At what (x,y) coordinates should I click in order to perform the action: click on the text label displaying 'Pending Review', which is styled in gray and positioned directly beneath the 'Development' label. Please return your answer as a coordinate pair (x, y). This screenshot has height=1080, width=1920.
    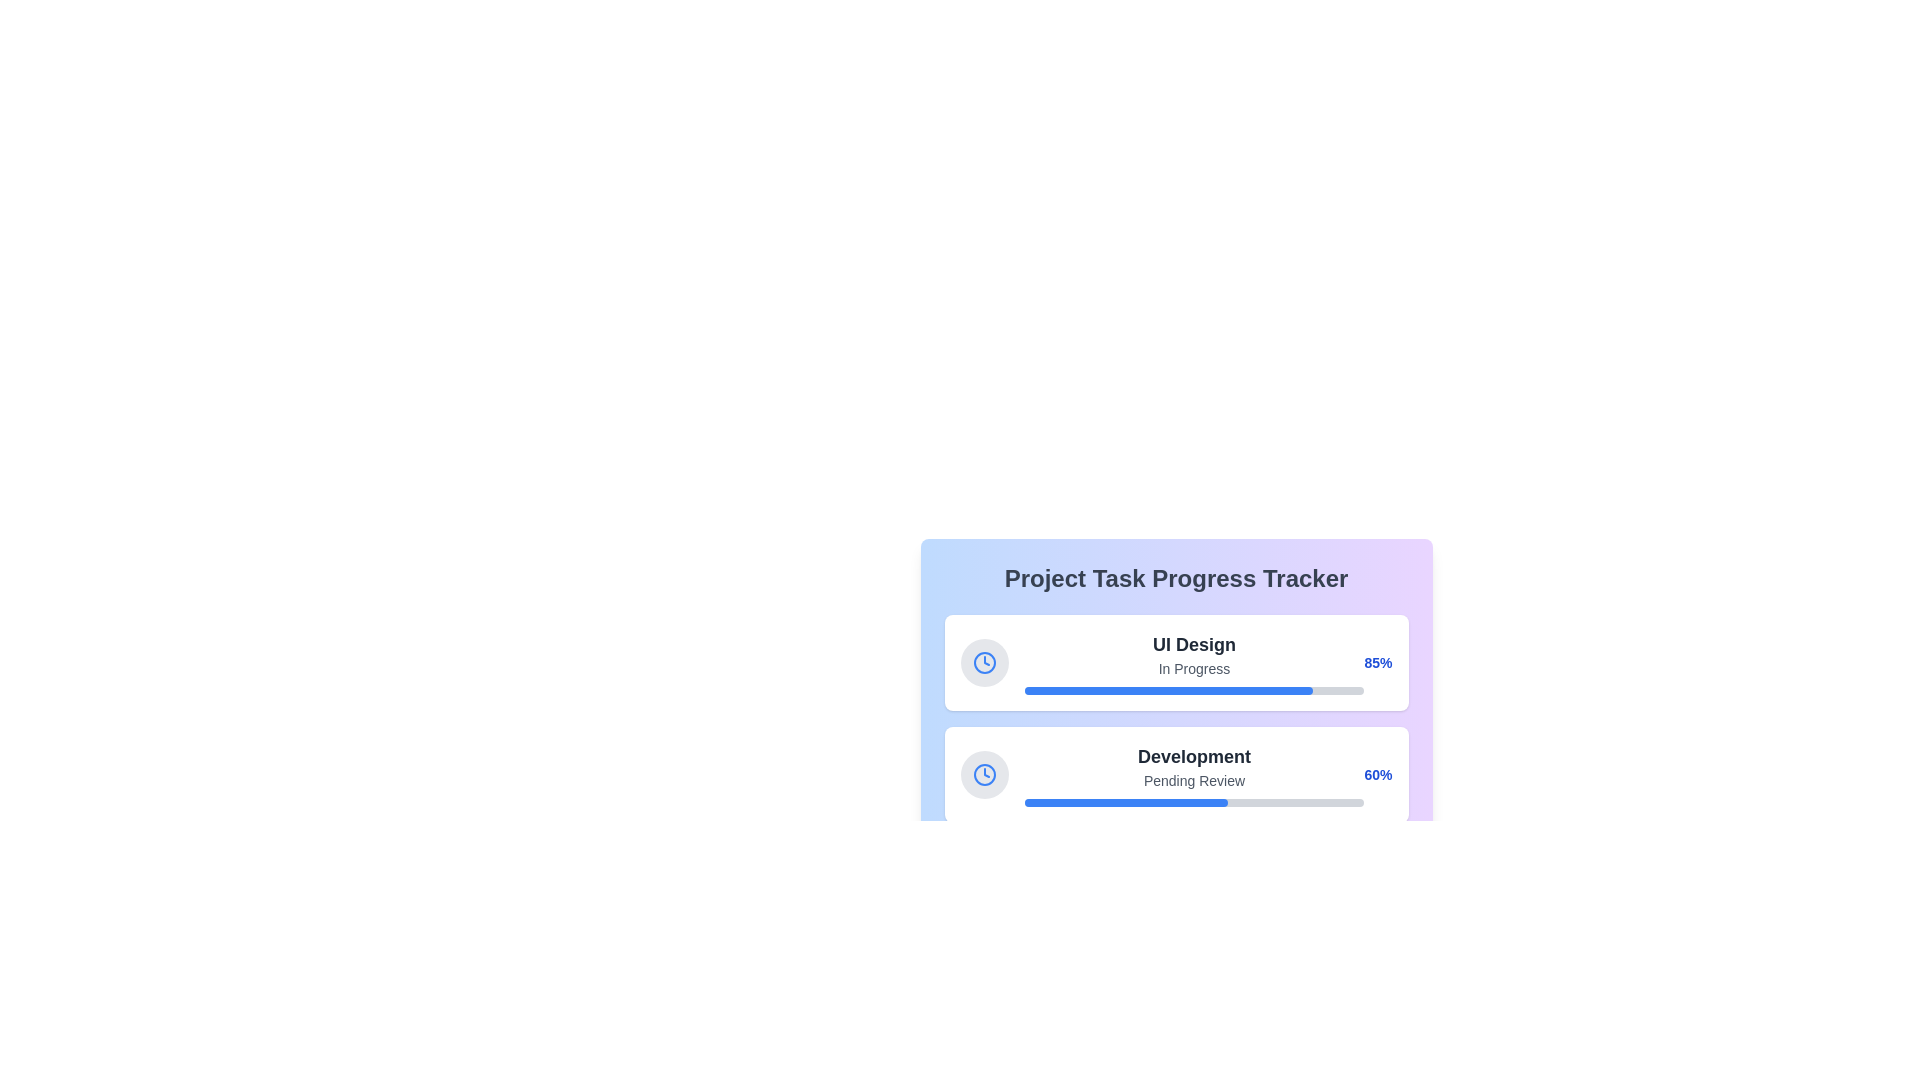
    Looking at the image, I should click on (1194, 779).